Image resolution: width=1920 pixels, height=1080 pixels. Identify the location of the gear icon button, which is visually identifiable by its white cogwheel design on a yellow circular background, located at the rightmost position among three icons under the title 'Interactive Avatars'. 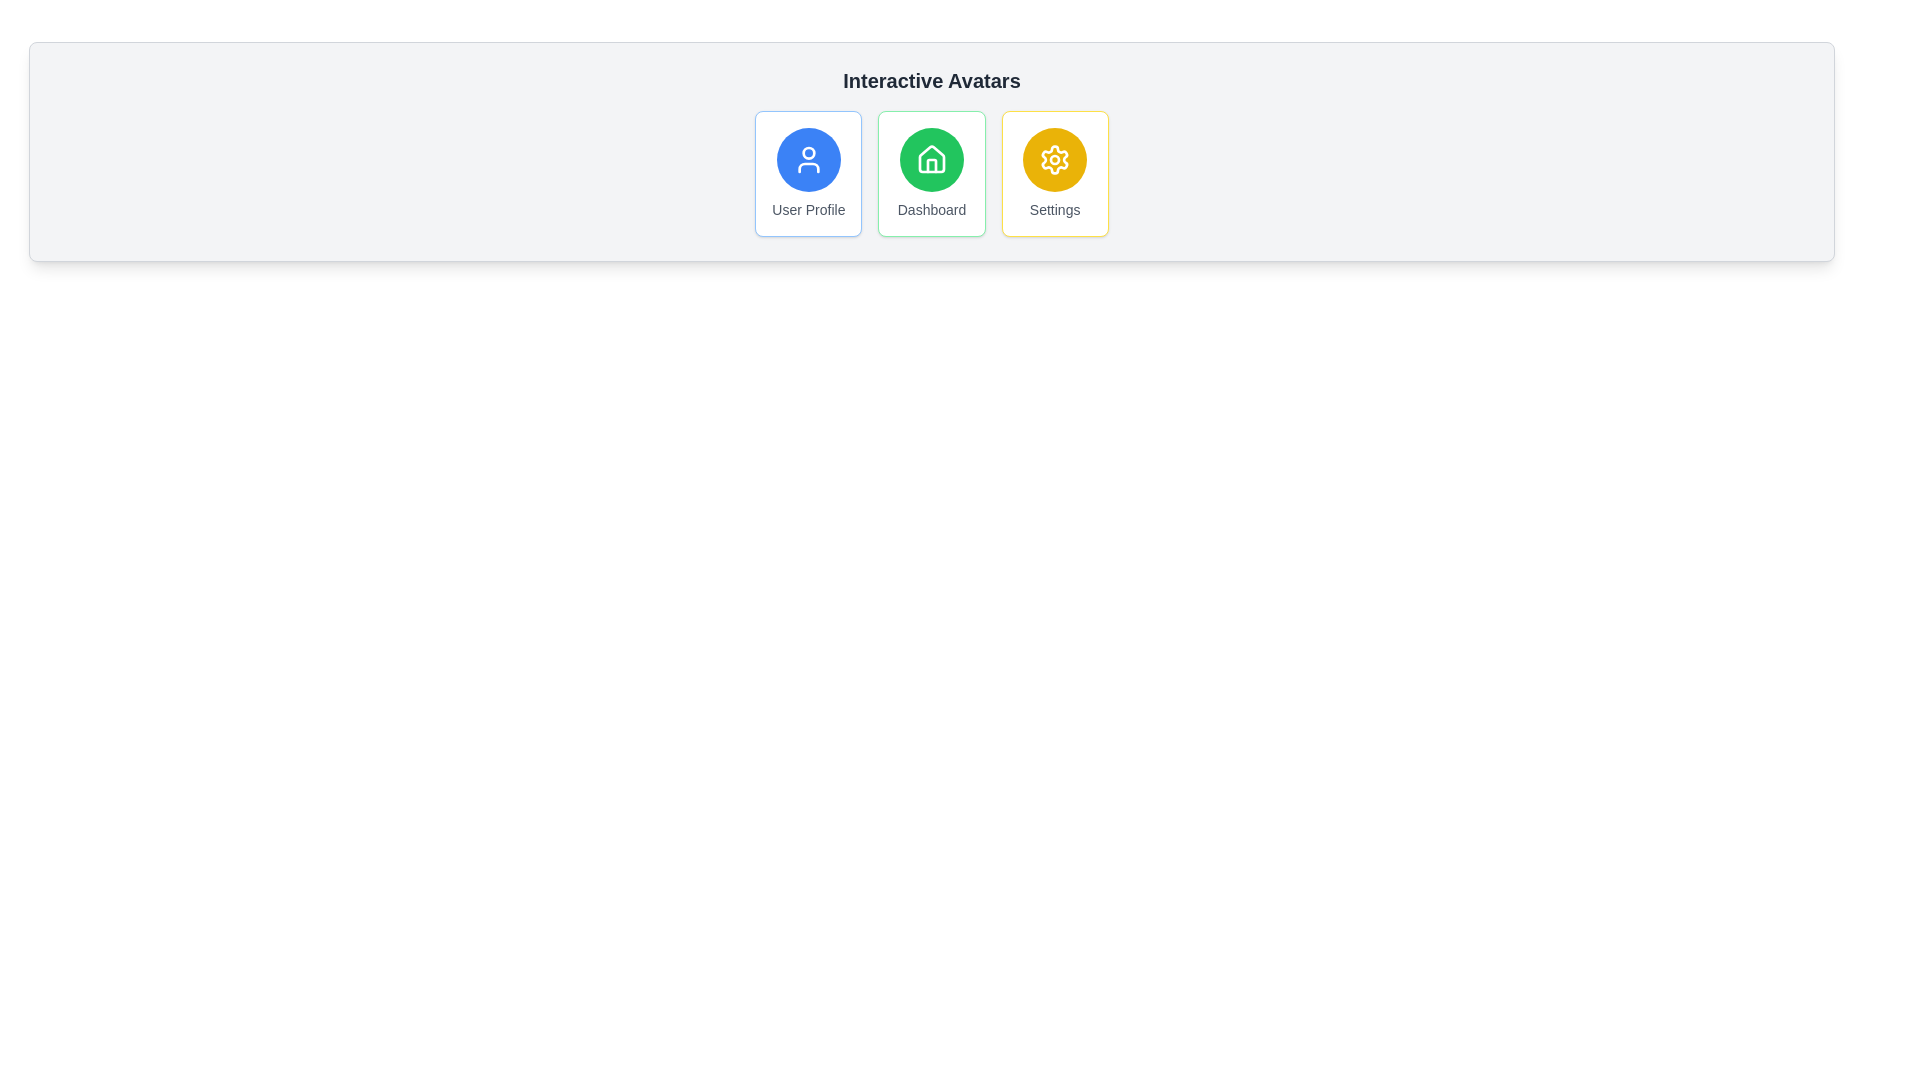
(1054, 158).